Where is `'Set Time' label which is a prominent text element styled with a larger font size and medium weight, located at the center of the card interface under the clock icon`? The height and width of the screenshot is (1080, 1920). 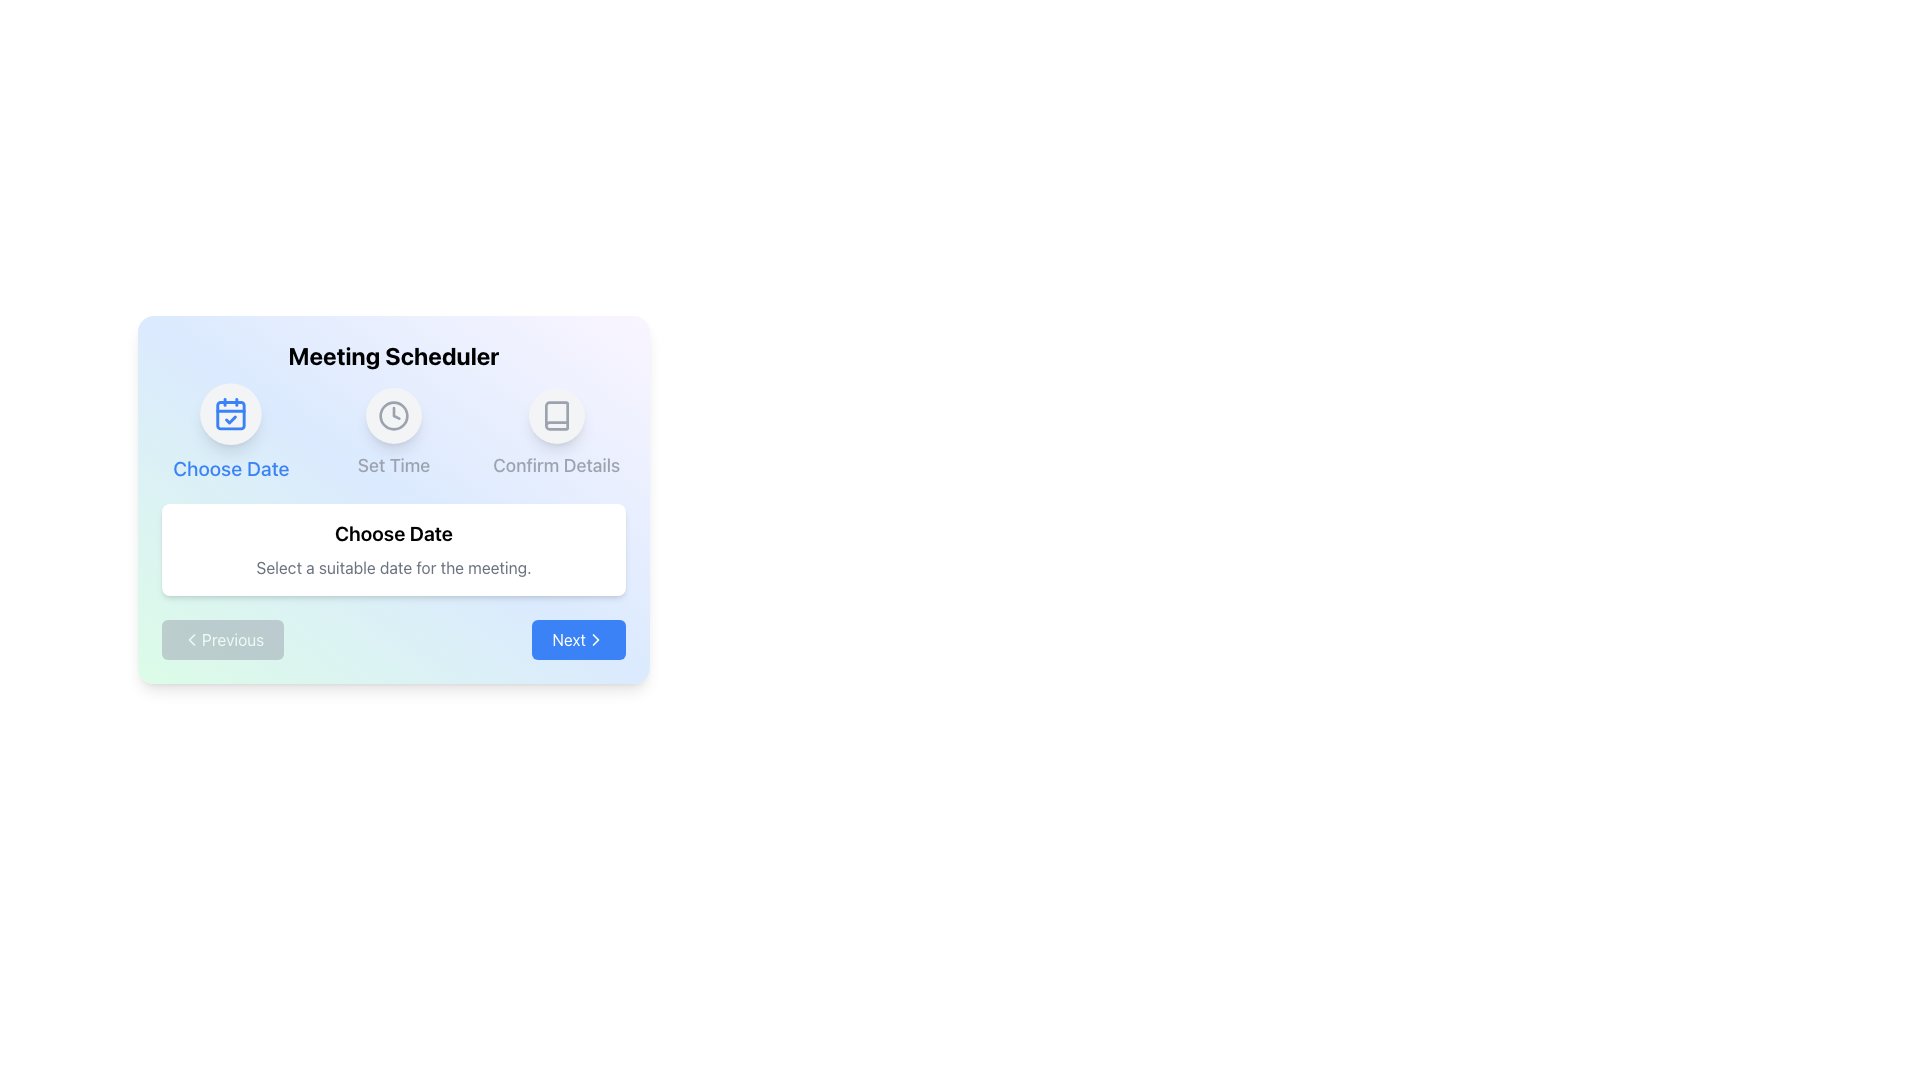
'Set Time' label which is a prominent text element styled with a larger font size and medium weight, located at the center of the card interface under the clock icon is located at coordinates (393, 466).